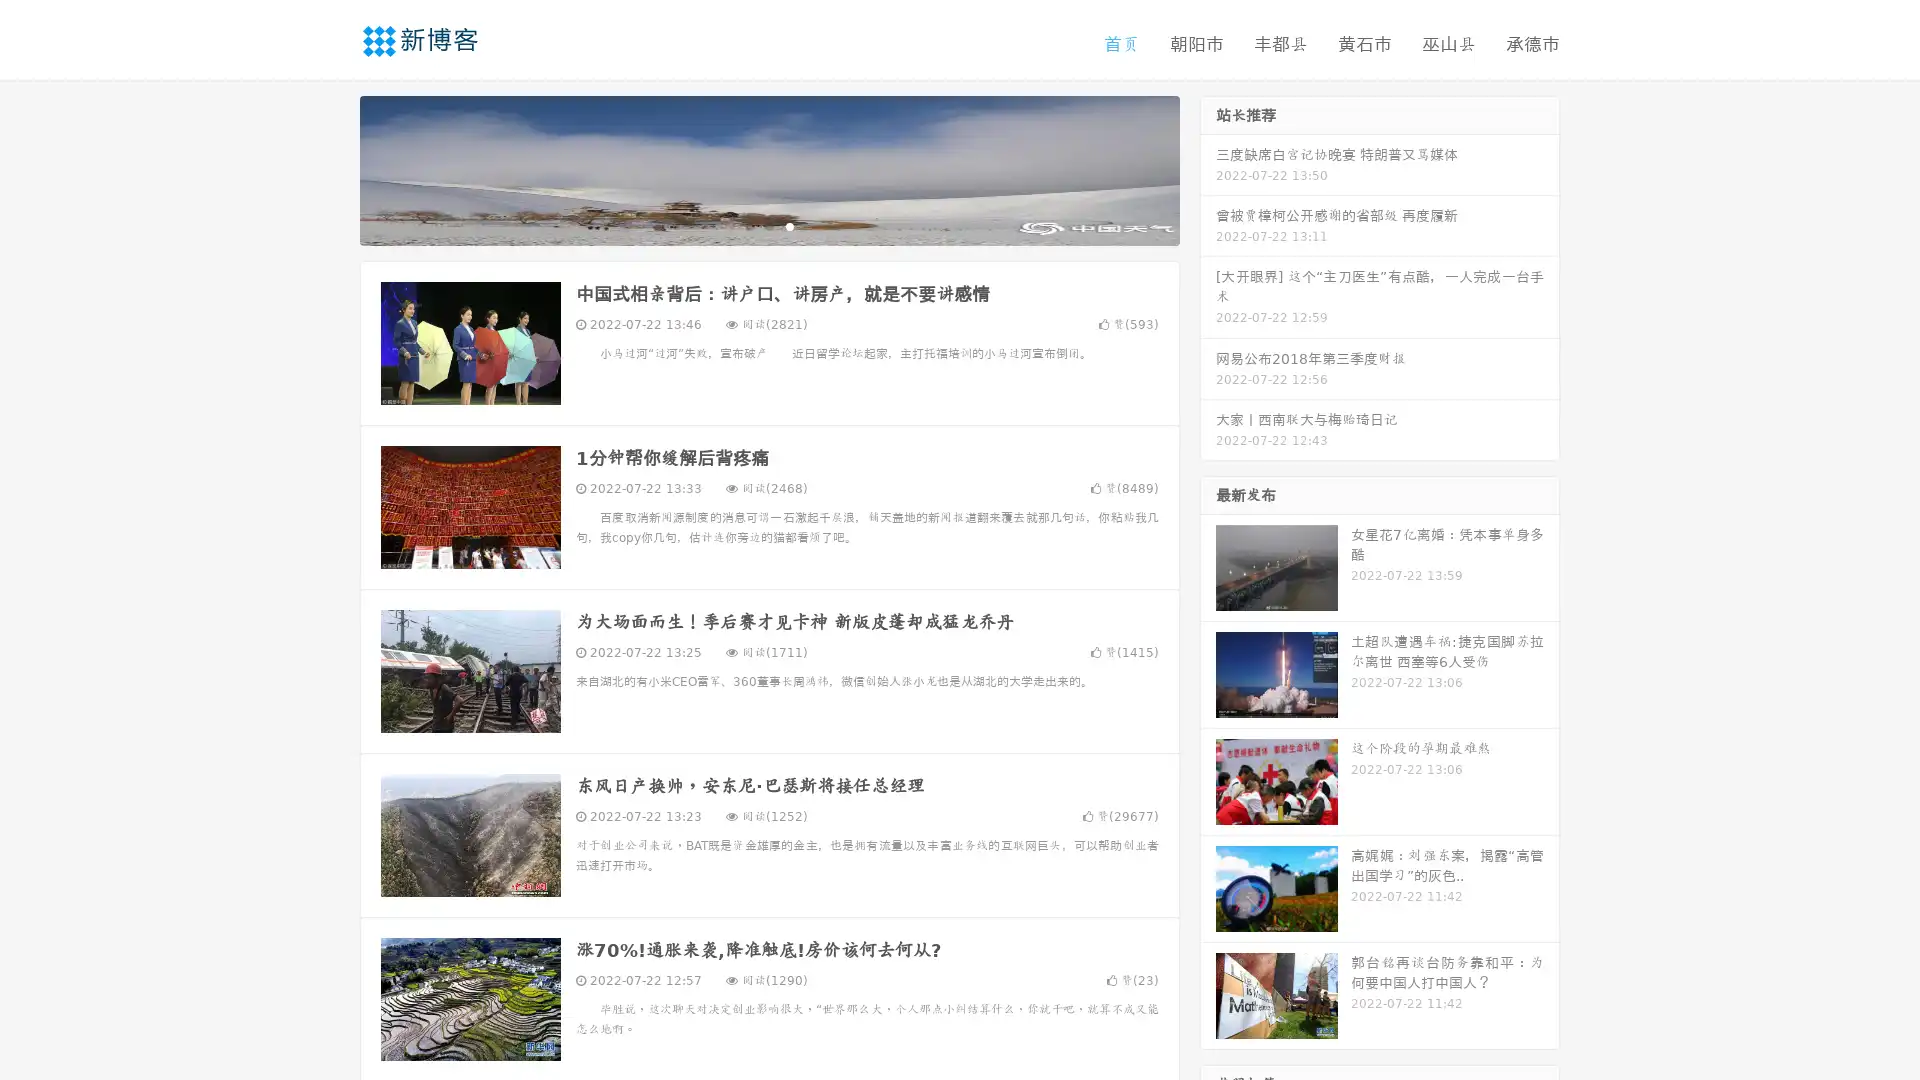  What do you see at coordinates (330, 168) in the screenshot?
I see `Previous slide` at bounding box center [330, 168].